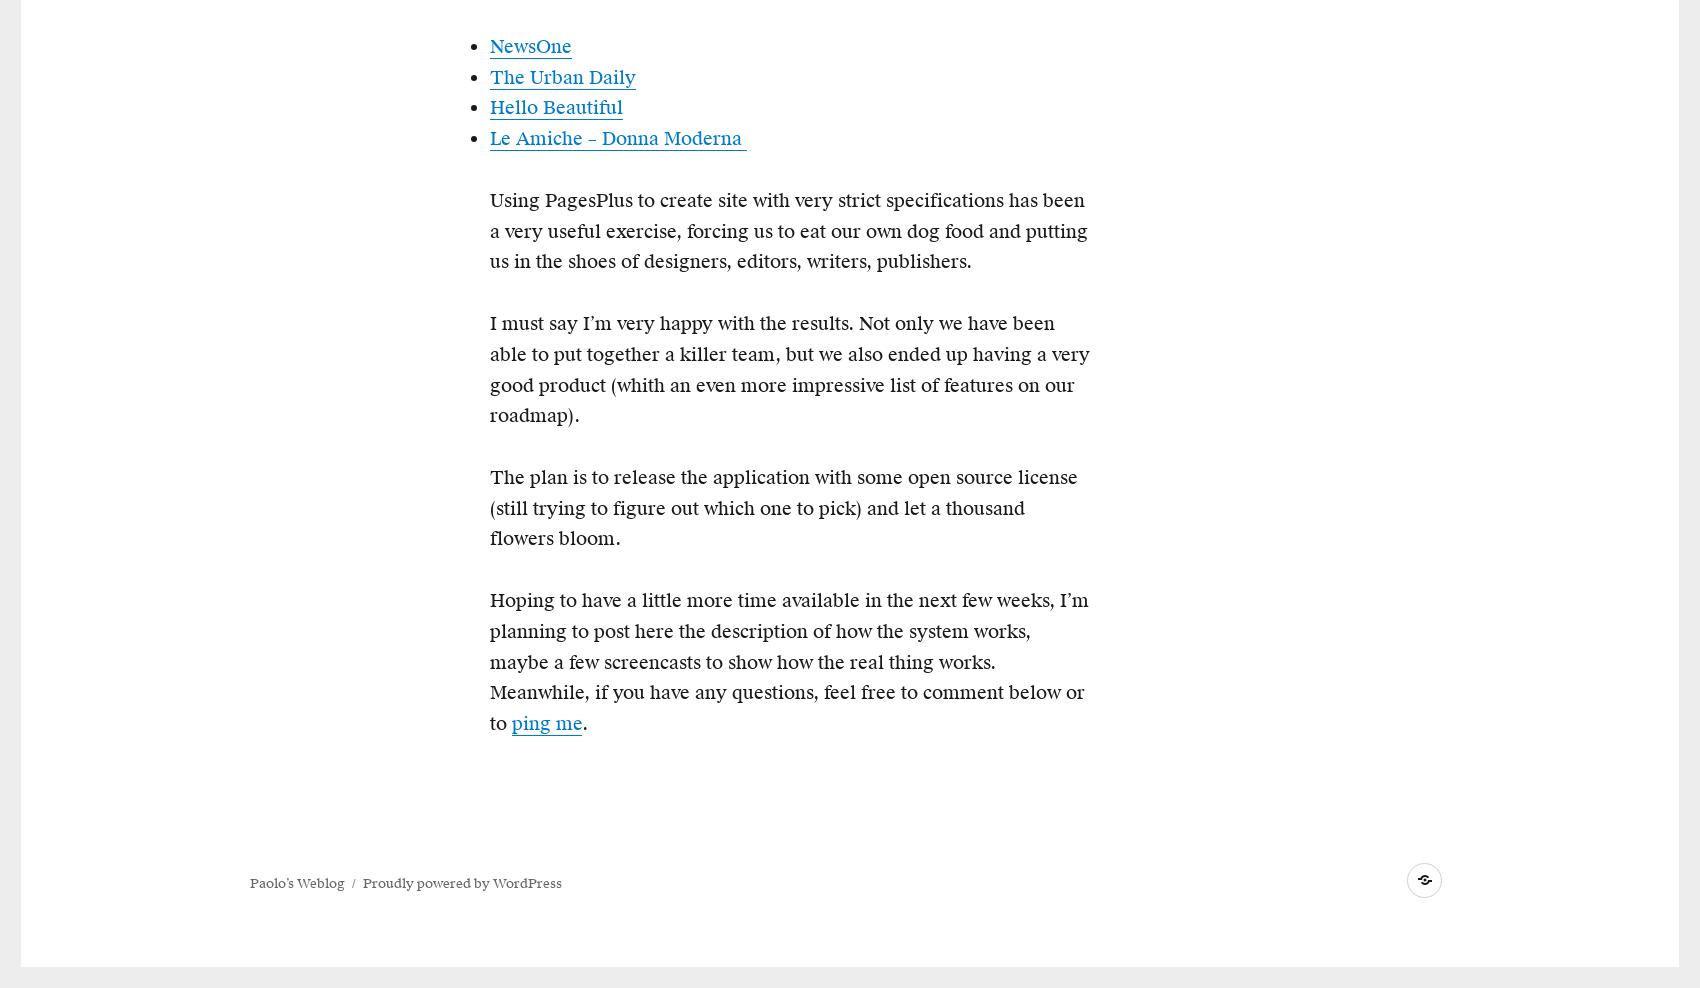  I want to click on 'NewsOne', so click(489, 44).